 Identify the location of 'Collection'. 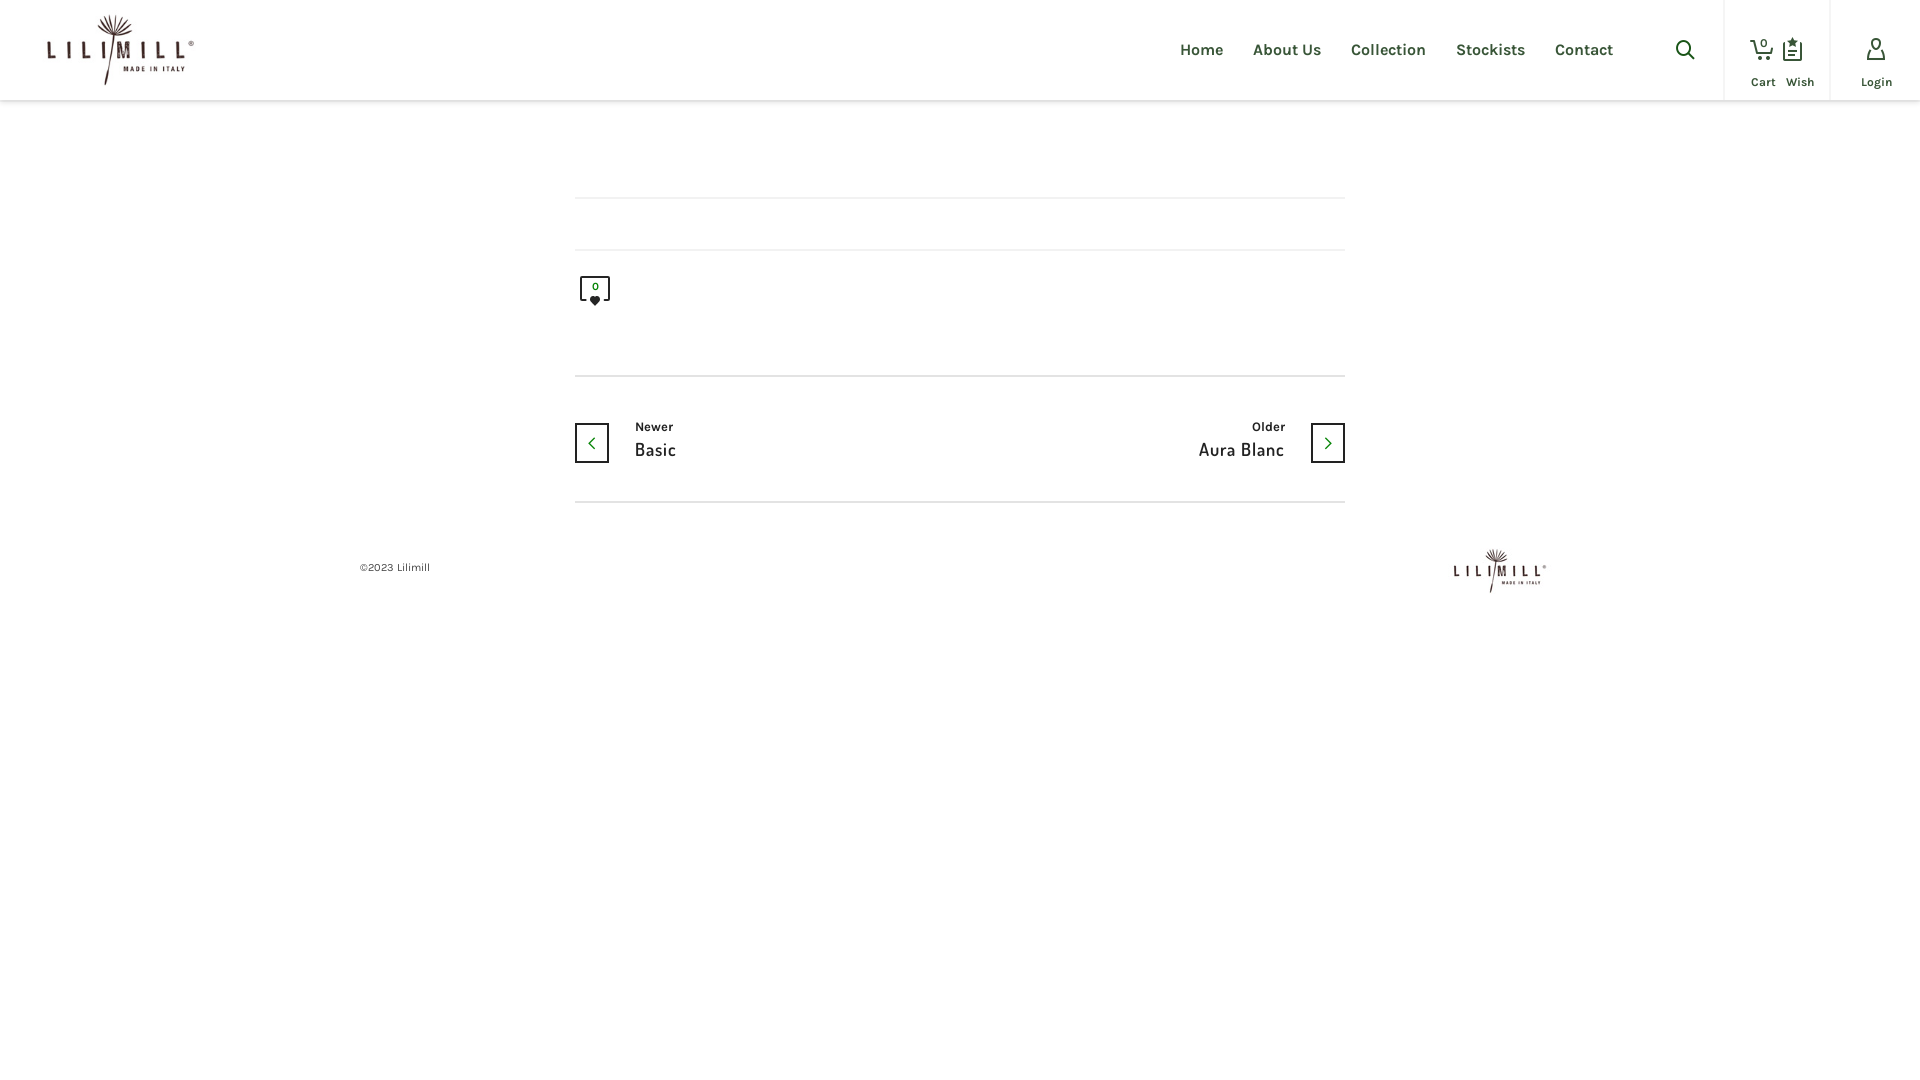
(1387, 49).